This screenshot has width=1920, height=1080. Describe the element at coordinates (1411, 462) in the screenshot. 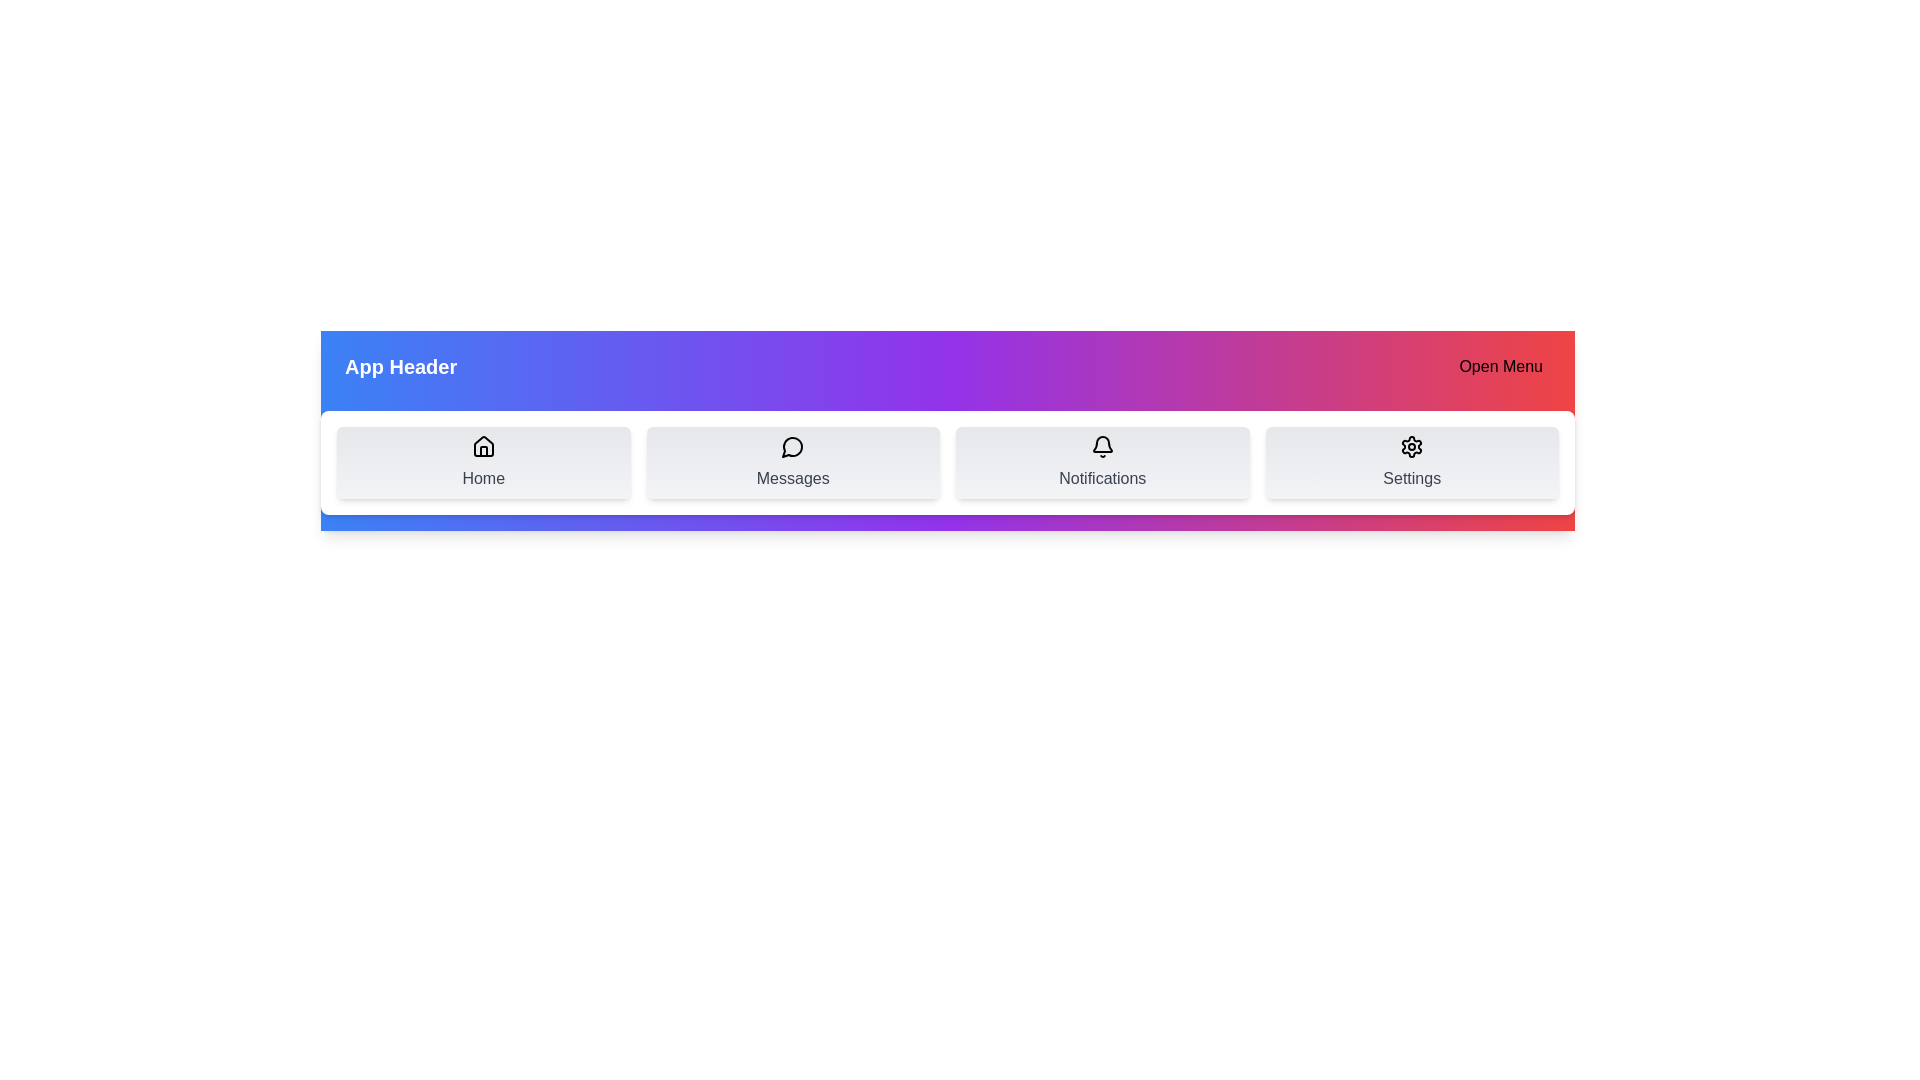

I see `the menu item Settings by clicking on it` at that location.